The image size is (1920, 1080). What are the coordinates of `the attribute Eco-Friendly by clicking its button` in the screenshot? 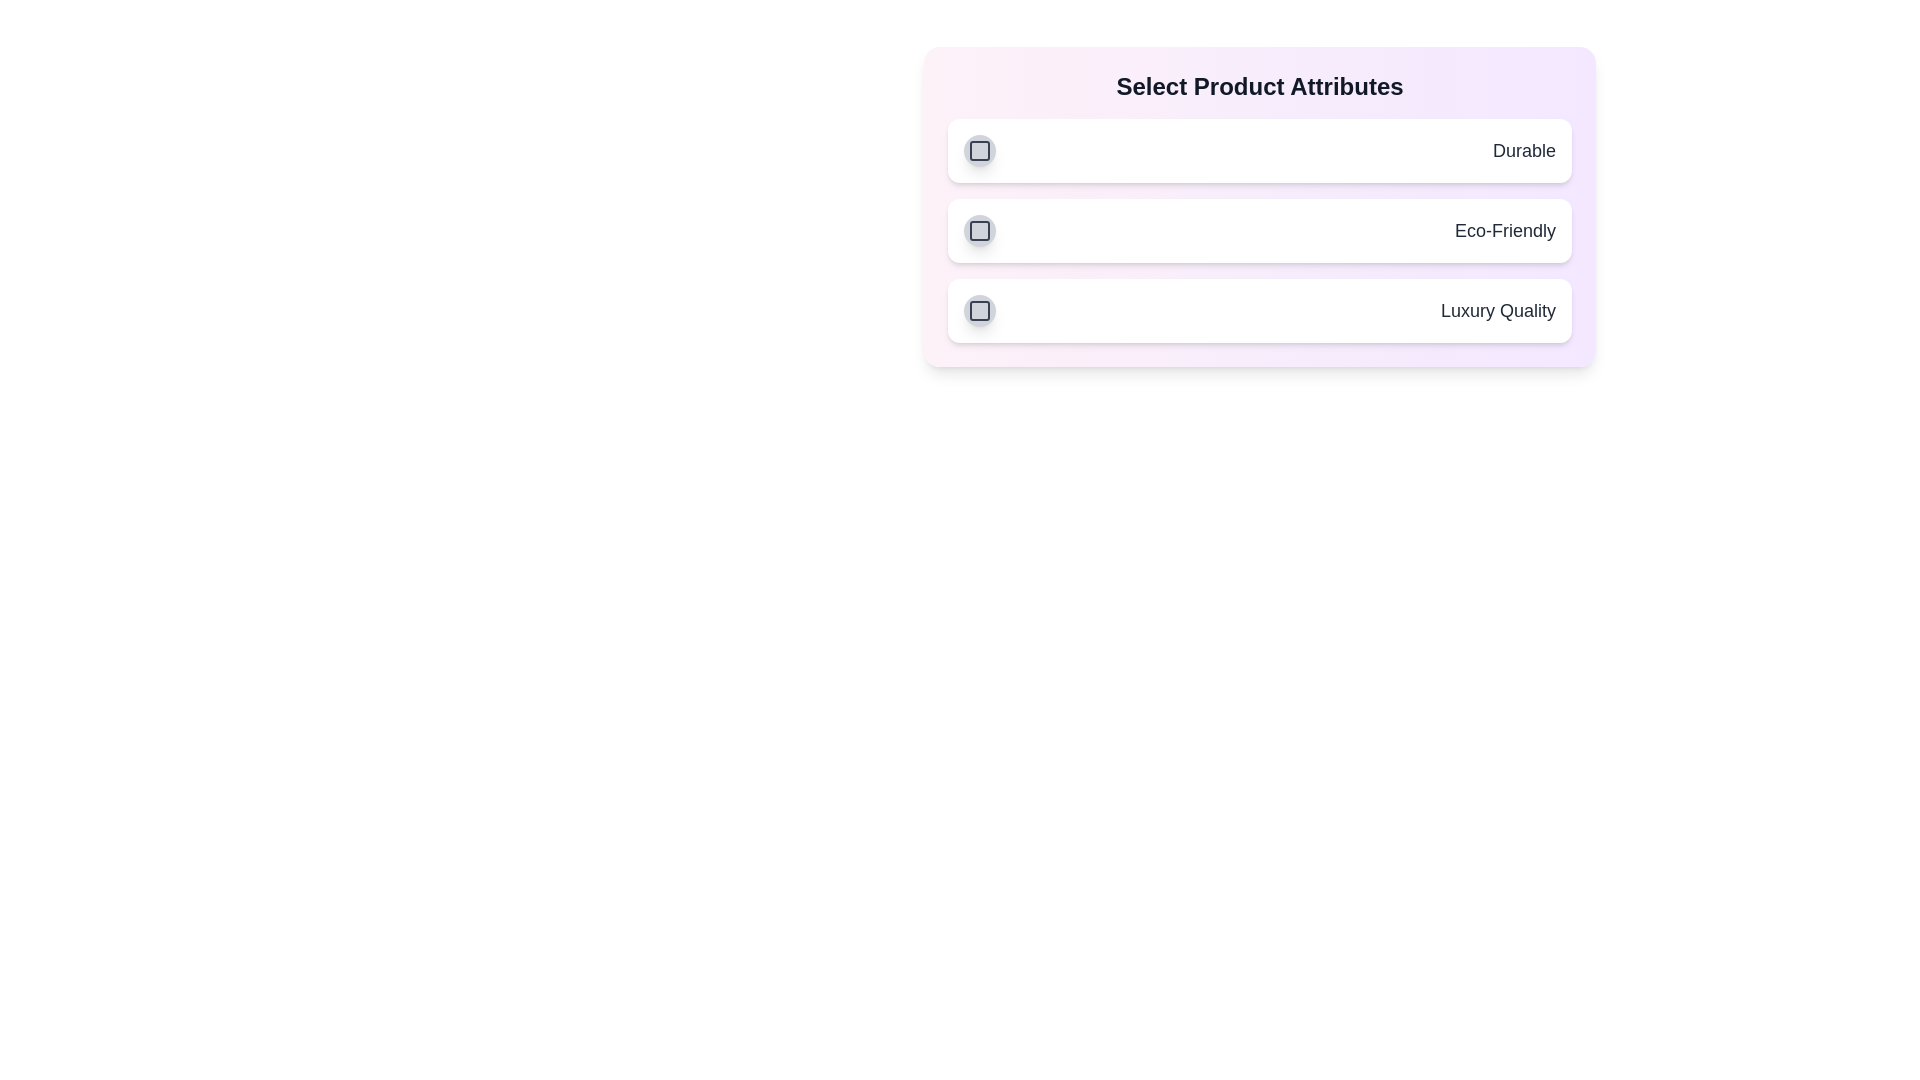 It's located at (979, 230).